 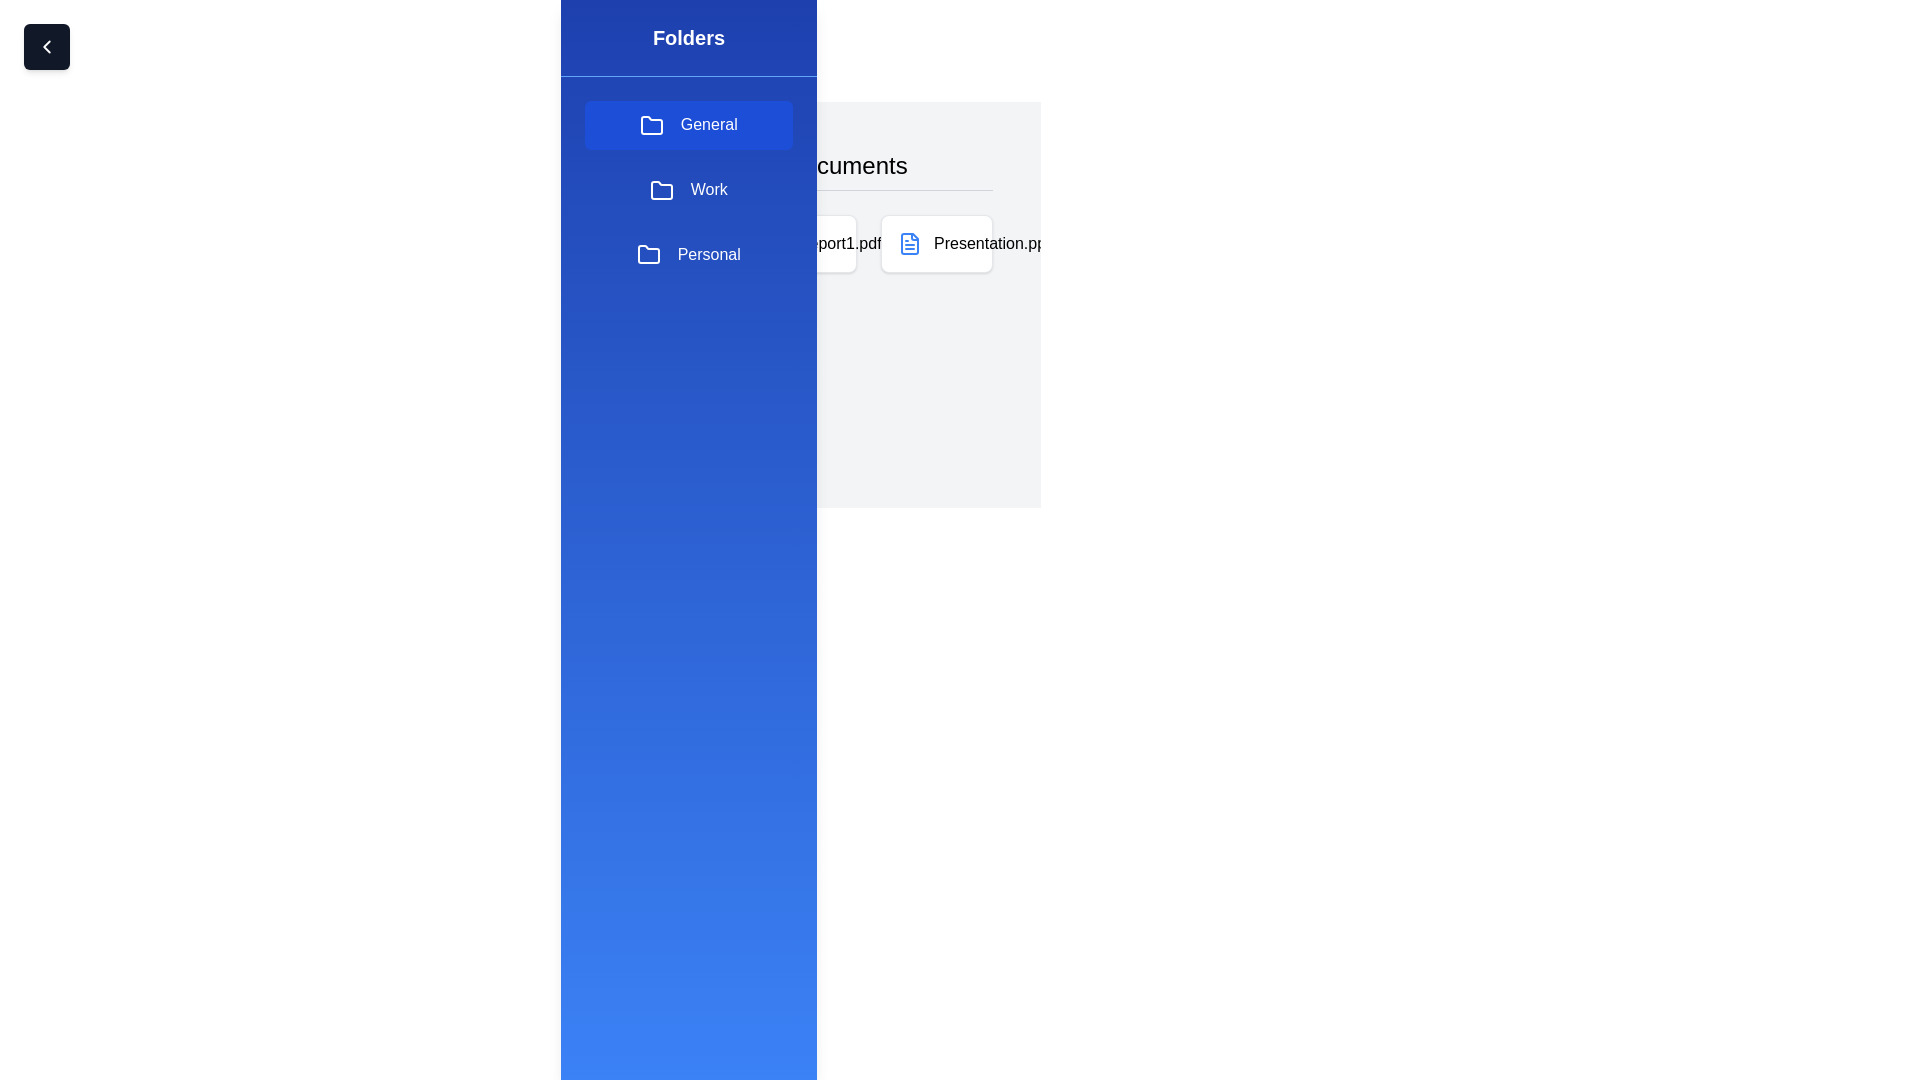 What do you see at coordinates (47, 45) in the screenshot?
I see `the go-back navigation icon located at the center of its square-shaped button with a dark background` at bounding box center [47, 45].